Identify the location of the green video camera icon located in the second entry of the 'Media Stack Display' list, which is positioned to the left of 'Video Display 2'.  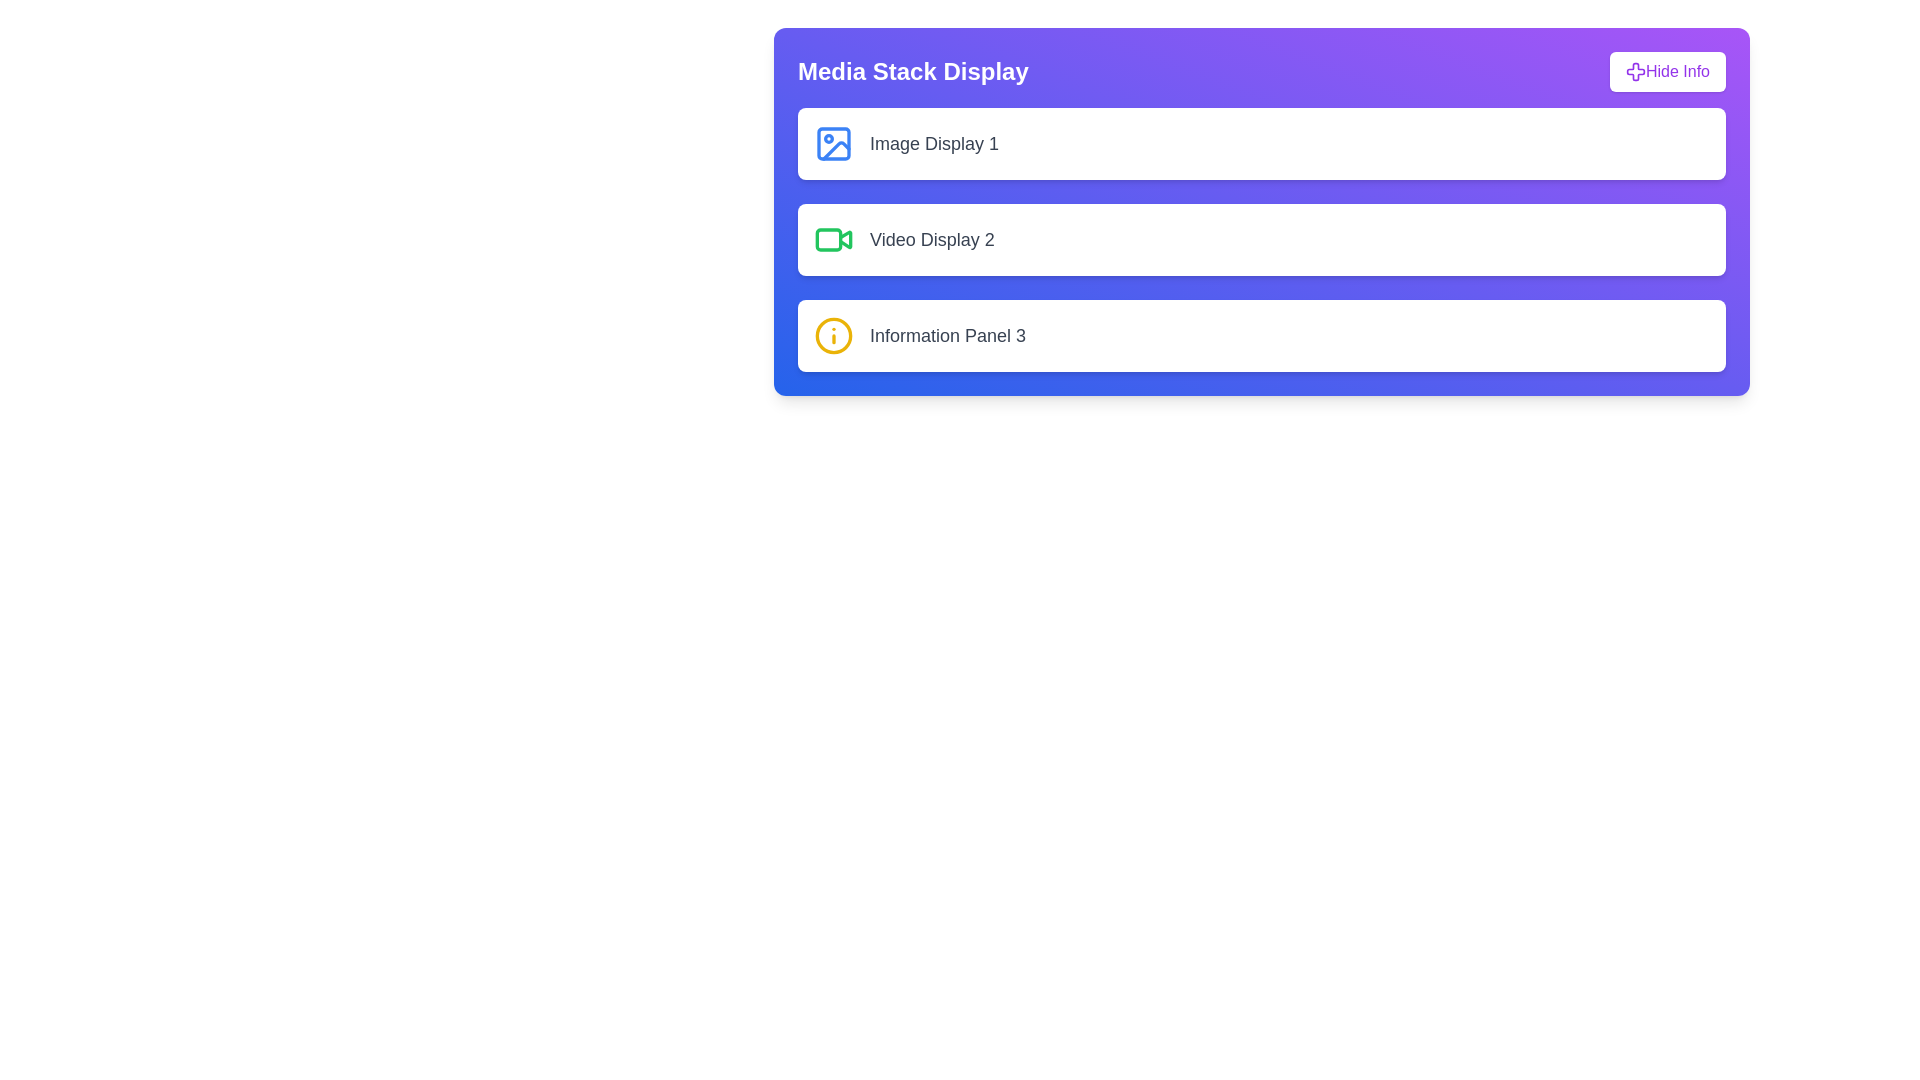
(834, 238).